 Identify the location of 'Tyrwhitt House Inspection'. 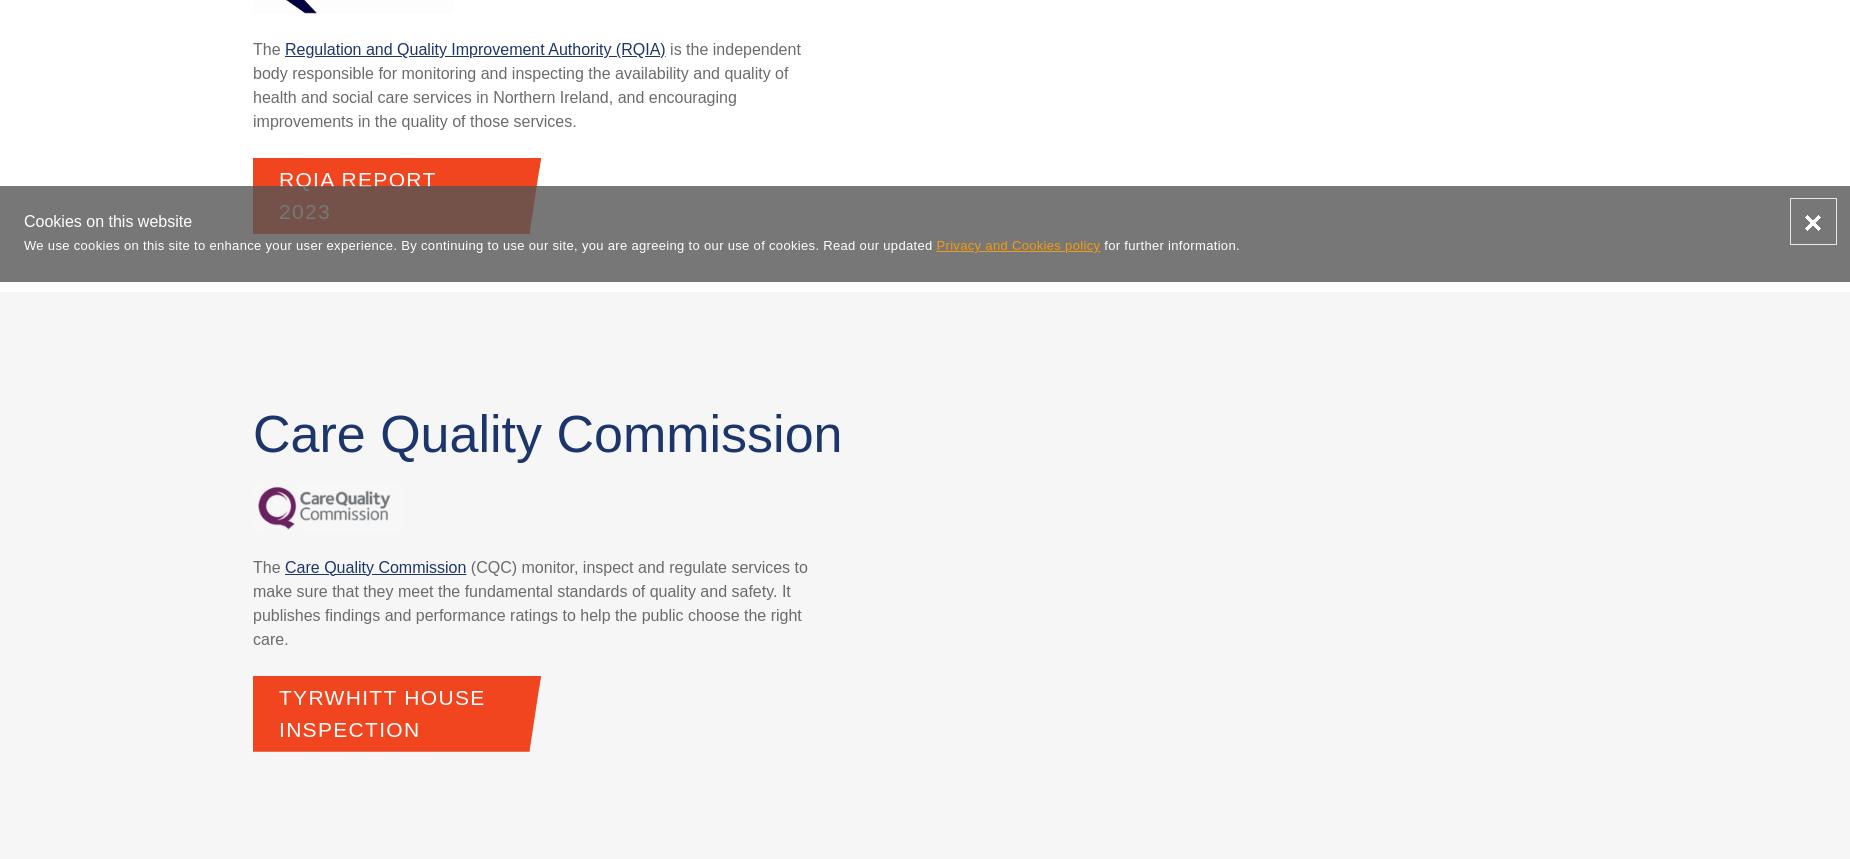
(380, 712).